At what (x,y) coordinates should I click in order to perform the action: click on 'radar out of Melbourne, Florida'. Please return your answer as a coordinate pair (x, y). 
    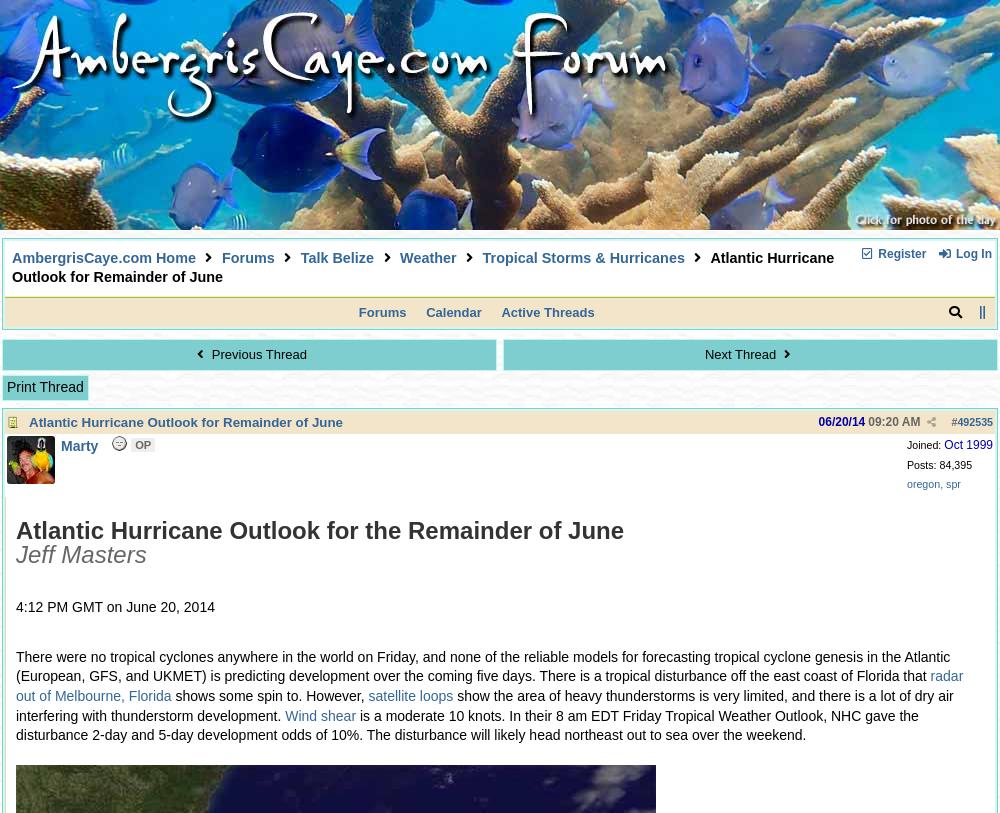
    Looking at the image, I should click on (488, 685).